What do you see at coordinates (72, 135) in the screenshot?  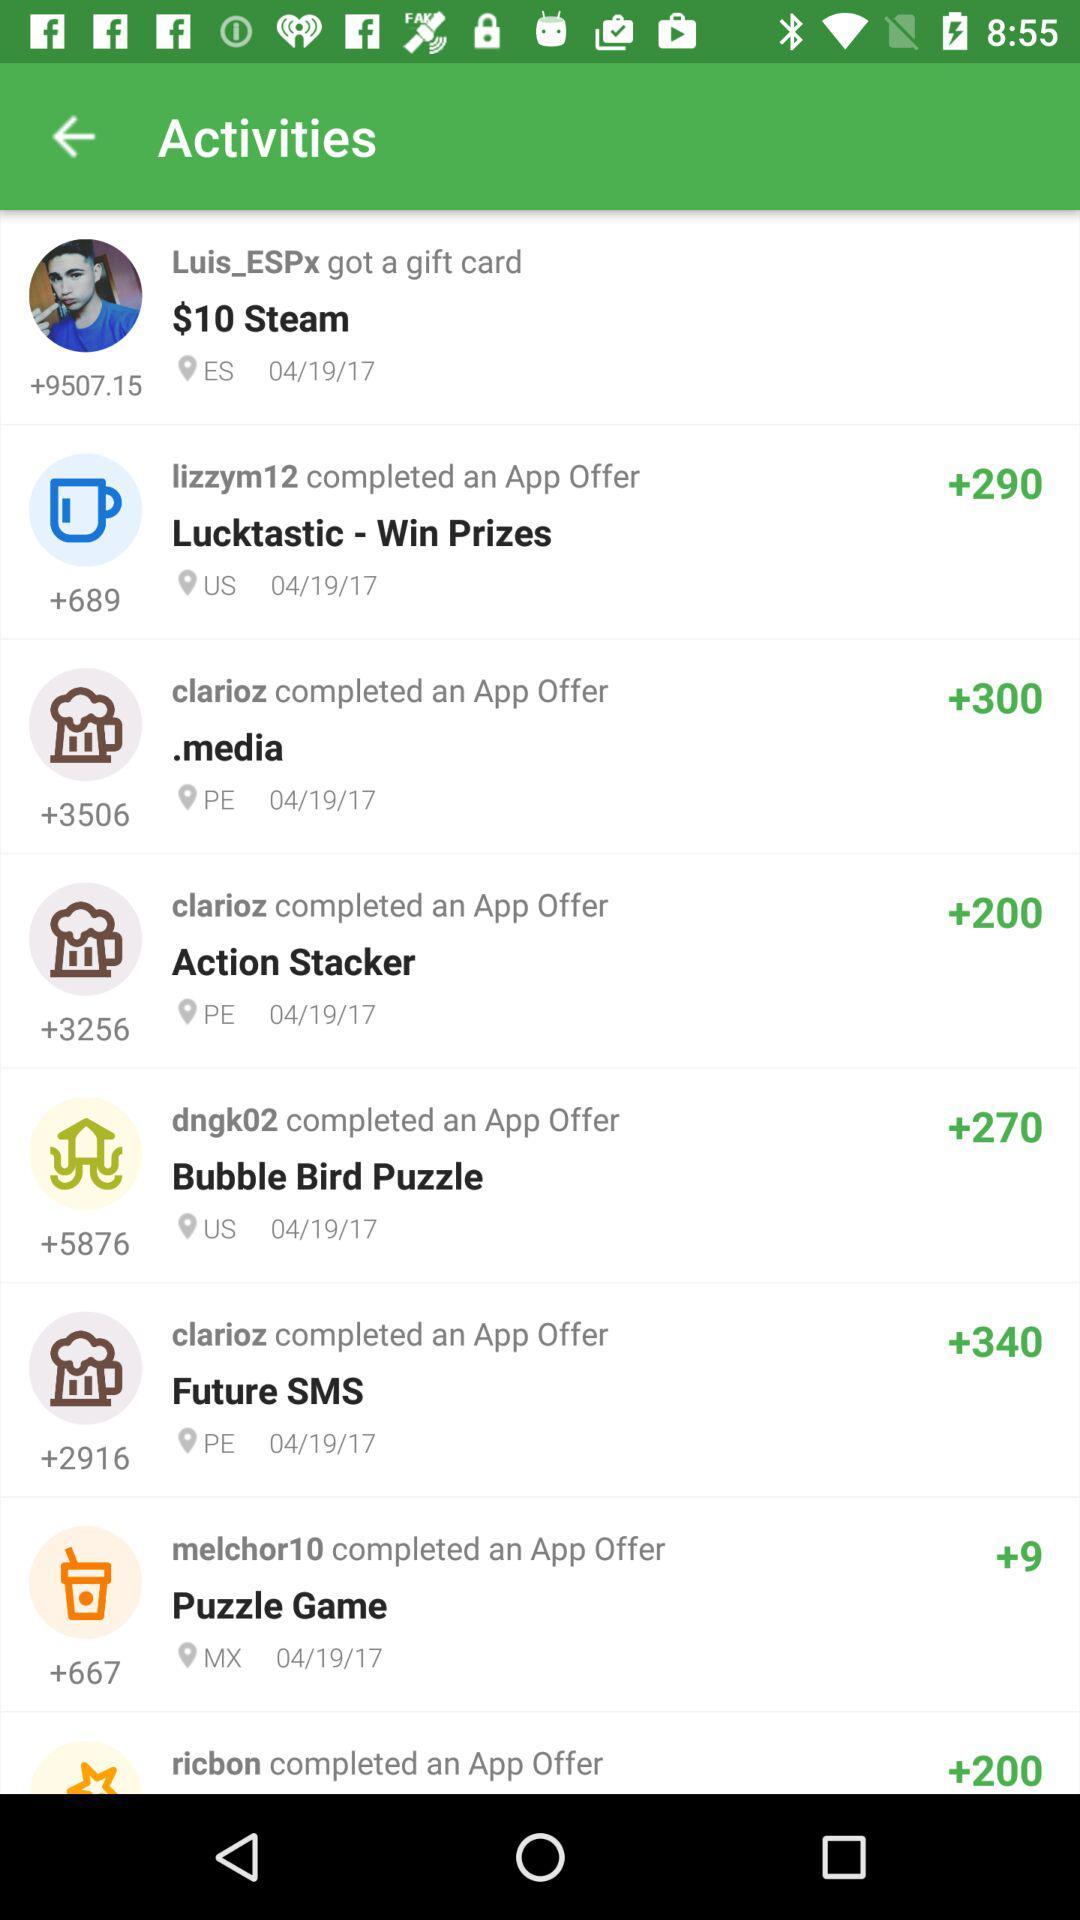 I see `app to the left of activities app` at bounding box center [72, 135].